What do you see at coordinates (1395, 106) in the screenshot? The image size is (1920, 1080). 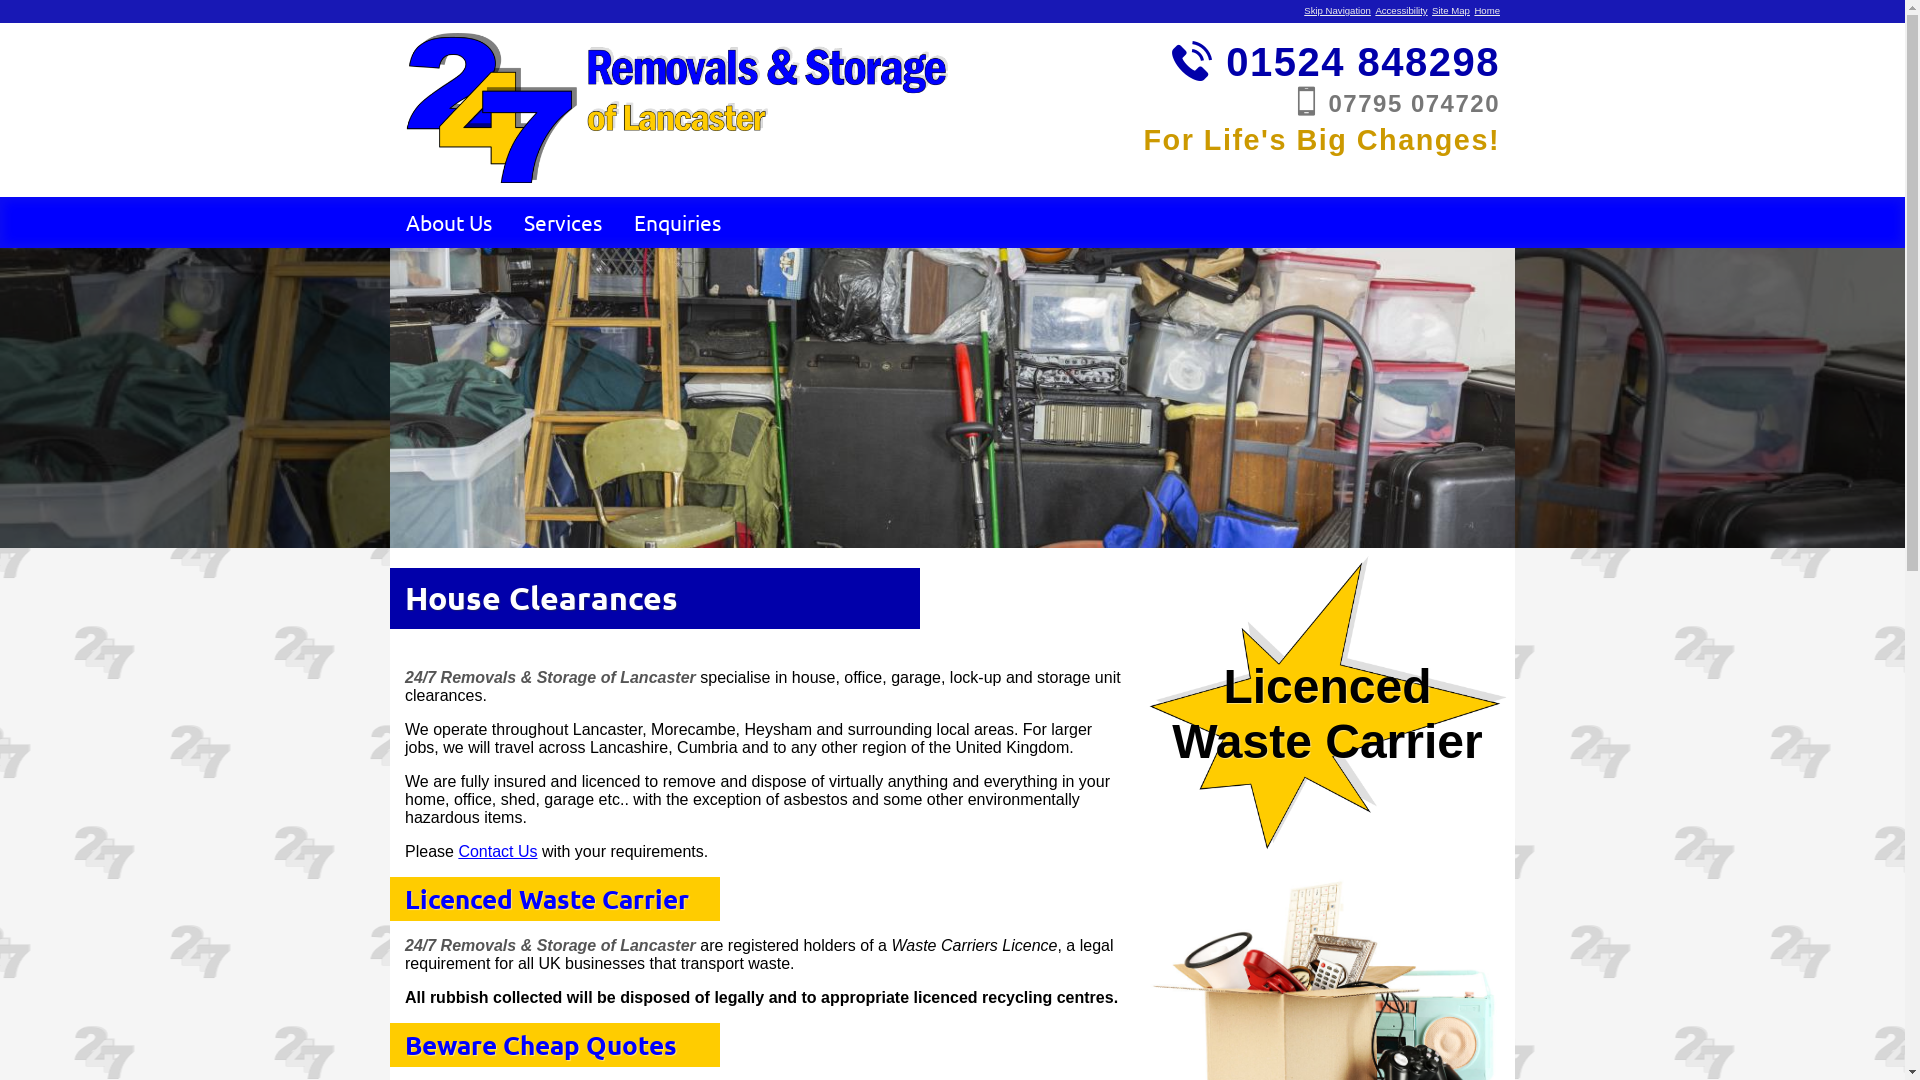 I see `'07795 074720'` at bounding box center [1395, 106].